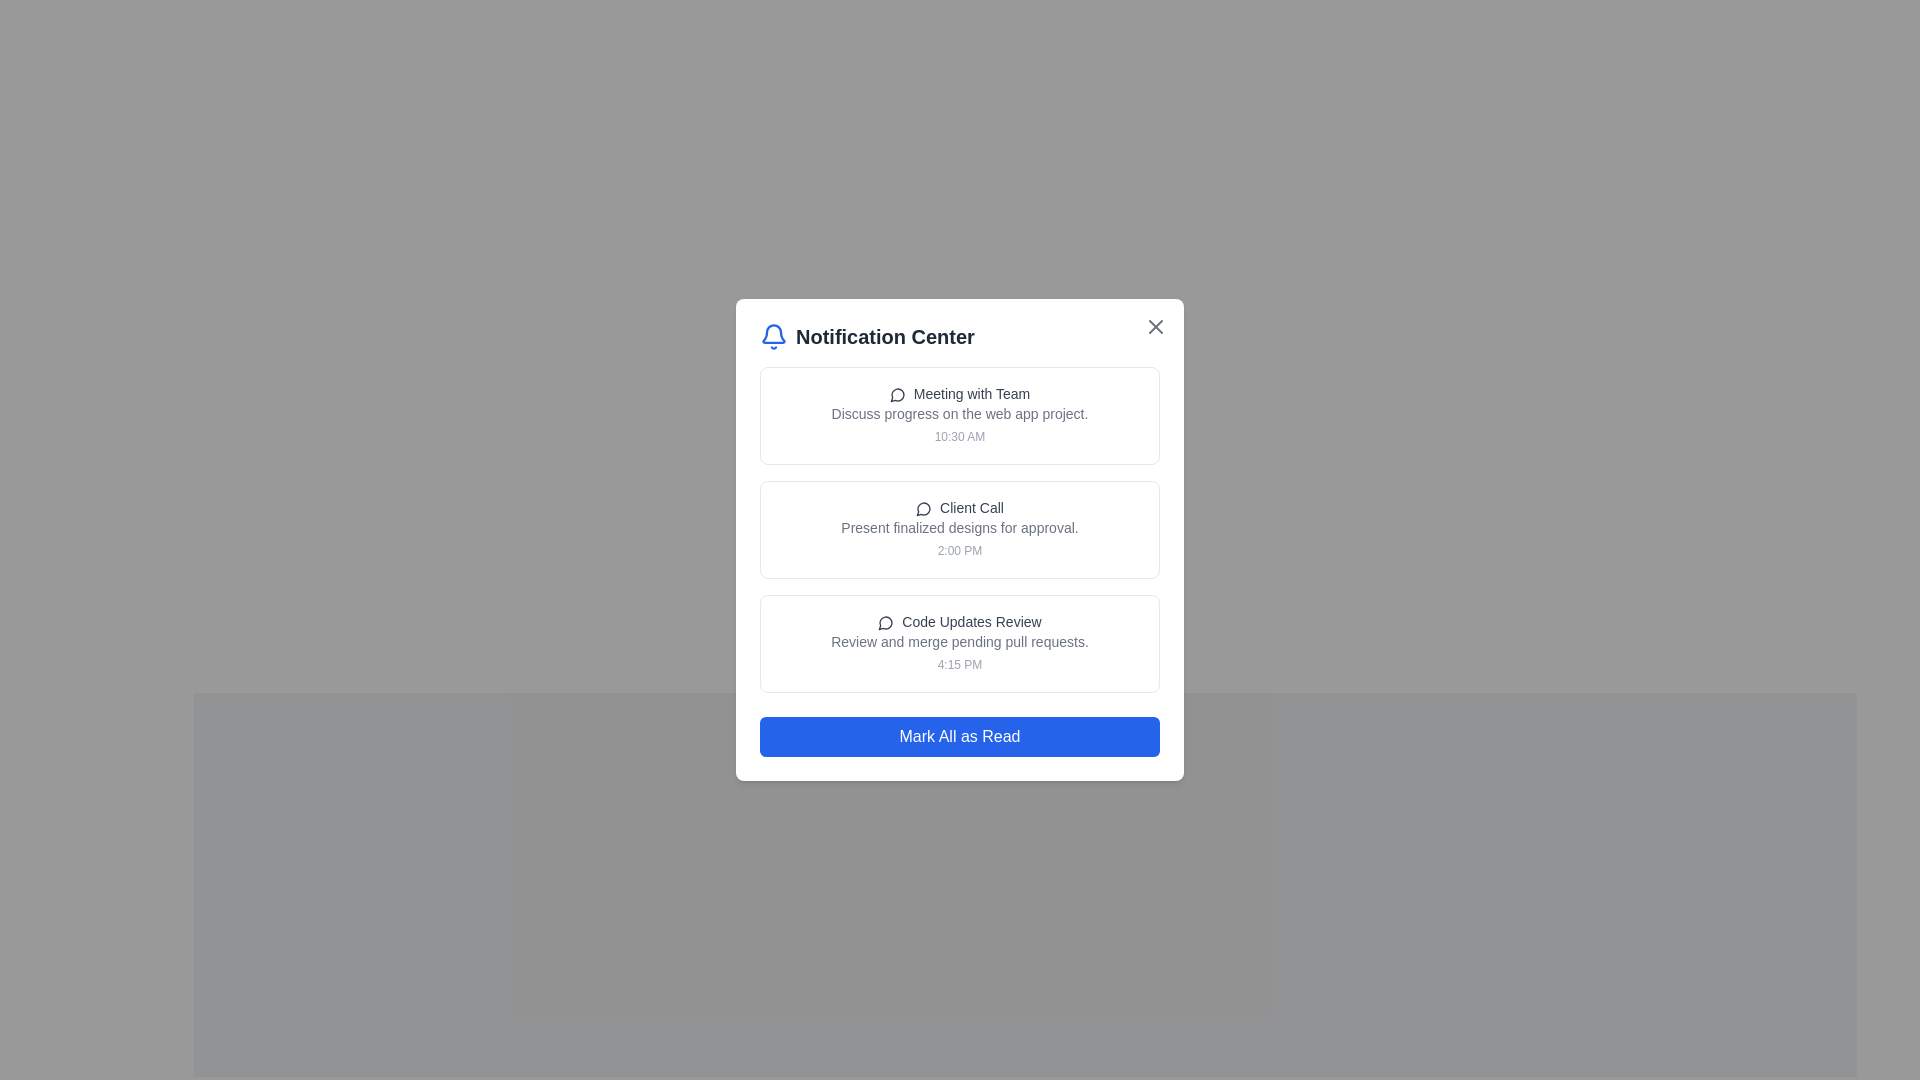 The width and height of the screenshot is (1920, 1080). Describe the element at coordinates (960, 736) in the screenshot. I see `the 'Mark All as Read' button, which has a blue background and white text, located at the bottom of the 'Notification Center' card` at that location.